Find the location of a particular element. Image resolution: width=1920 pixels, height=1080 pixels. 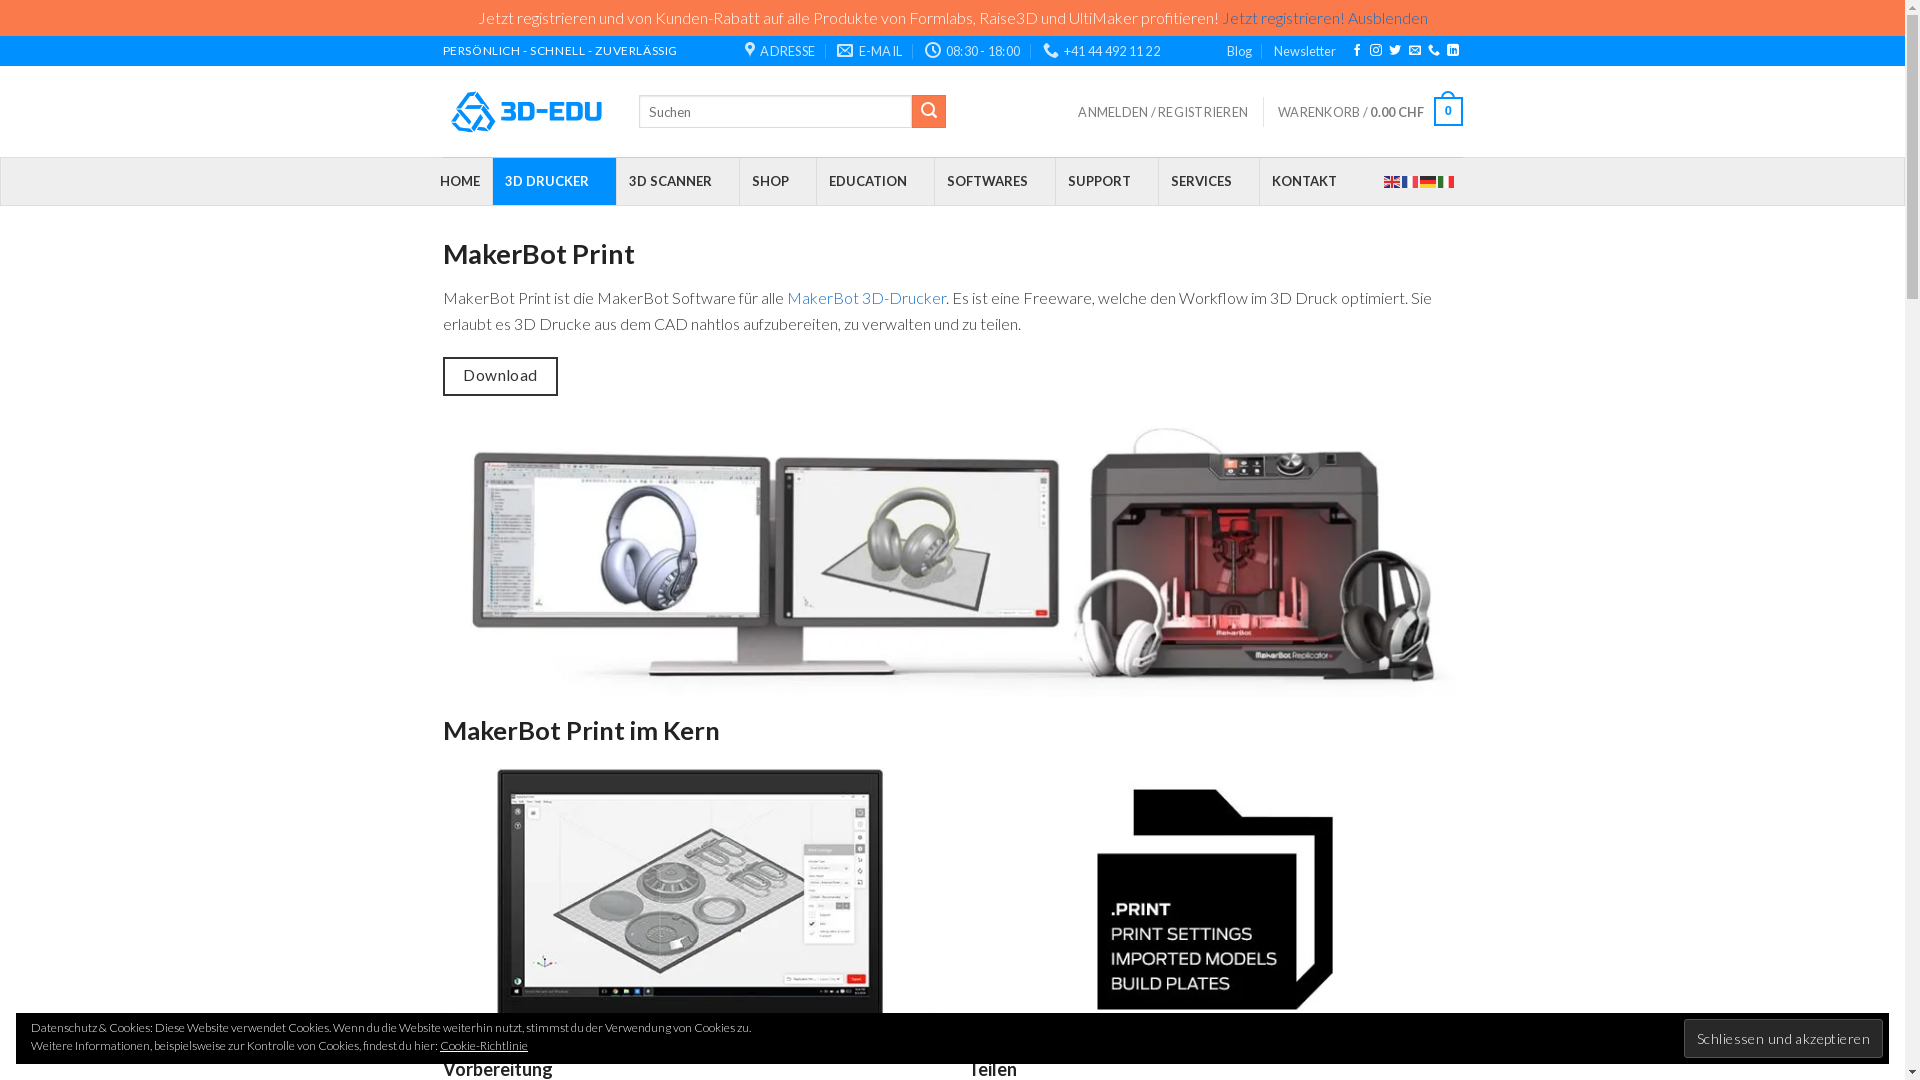

'SHOP' is located at coordinates (775, 181).